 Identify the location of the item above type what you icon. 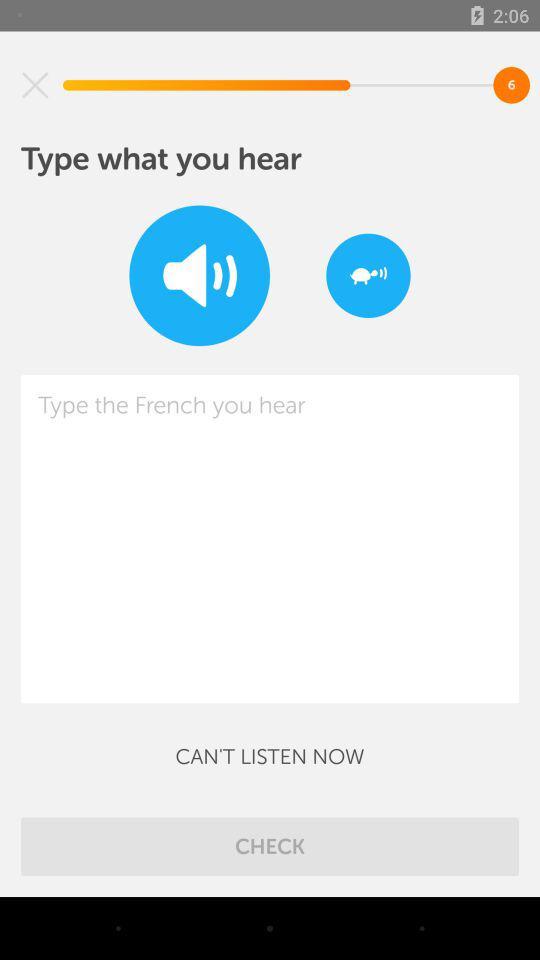
(35, 85).